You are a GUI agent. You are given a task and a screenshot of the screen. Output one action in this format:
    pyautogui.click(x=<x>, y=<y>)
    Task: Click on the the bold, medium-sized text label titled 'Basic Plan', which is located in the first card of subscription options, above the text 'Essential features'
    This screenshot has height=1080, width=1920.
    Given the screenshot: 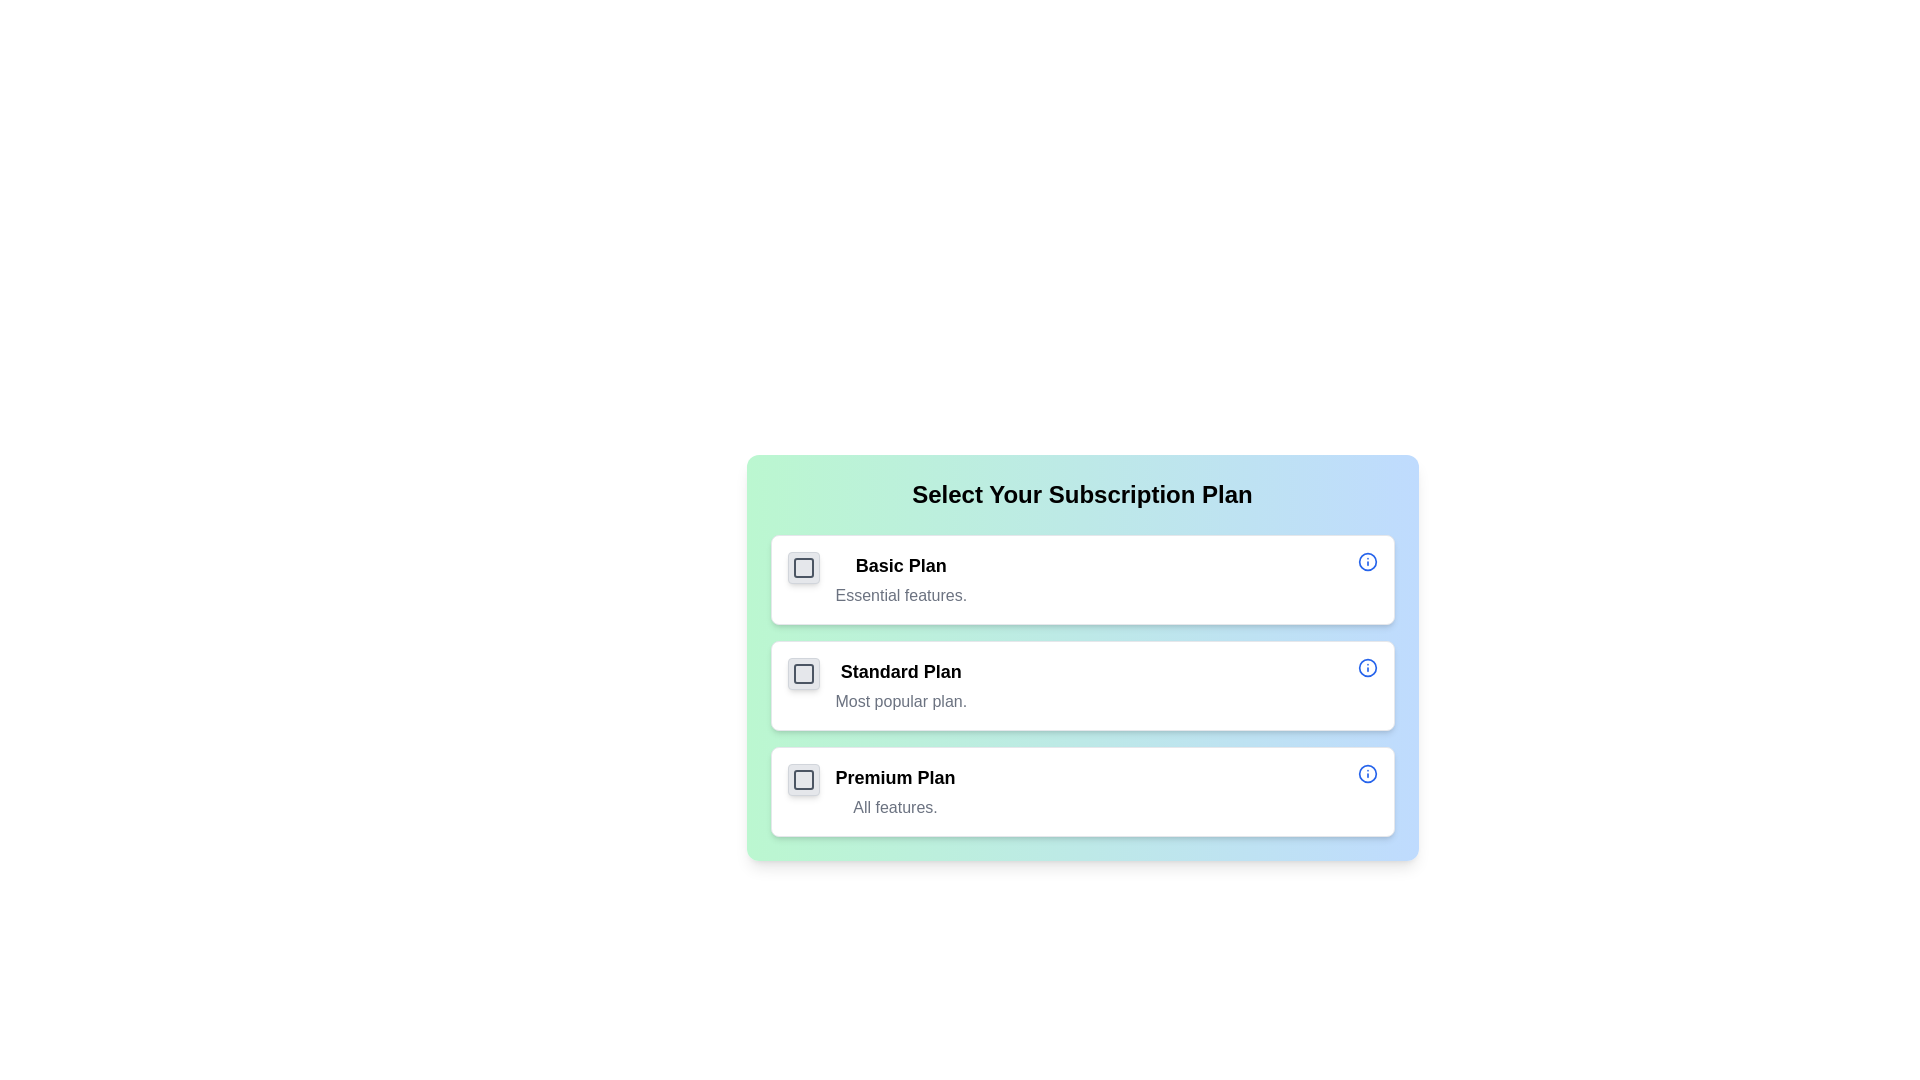 What is the action you would take?
    pyautogui.click(x=900, y=566)
    